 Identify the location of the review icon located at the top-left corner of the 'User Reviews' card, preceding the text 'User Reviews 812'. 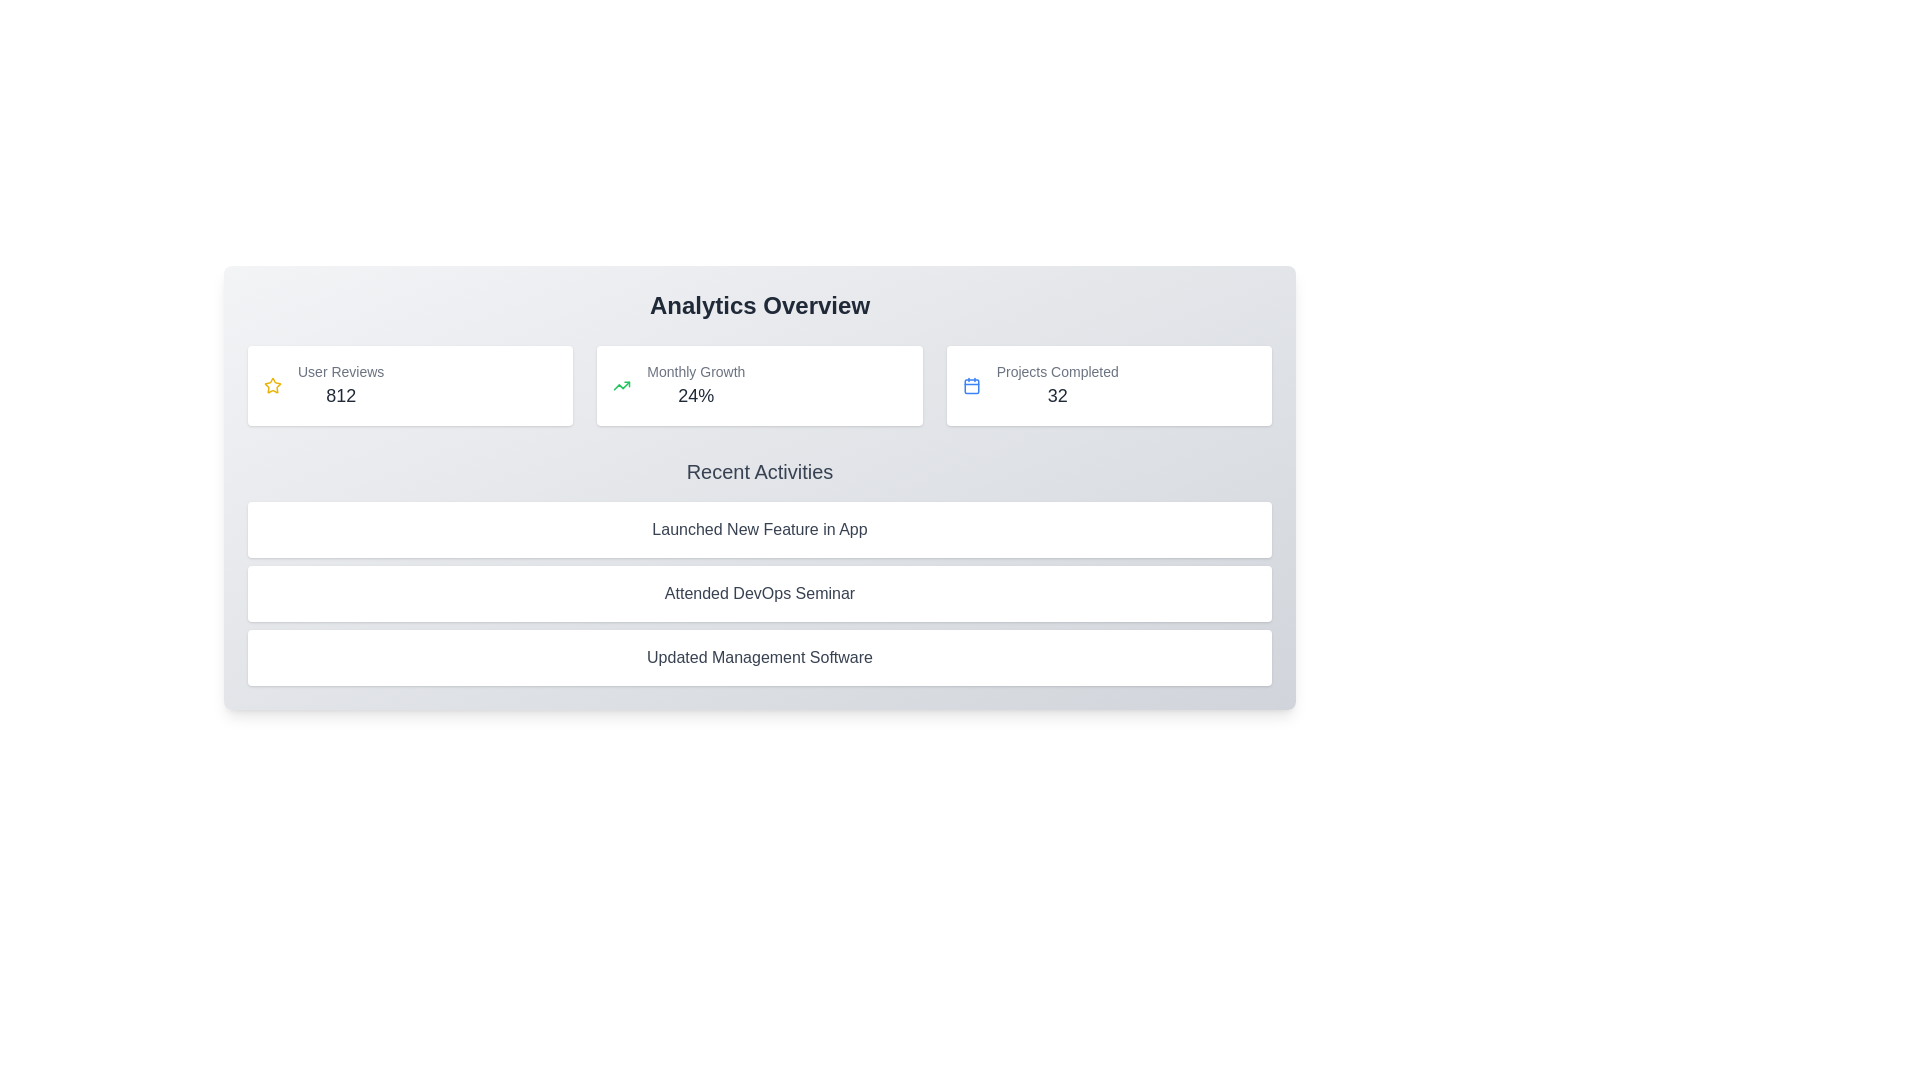
(272, 385).